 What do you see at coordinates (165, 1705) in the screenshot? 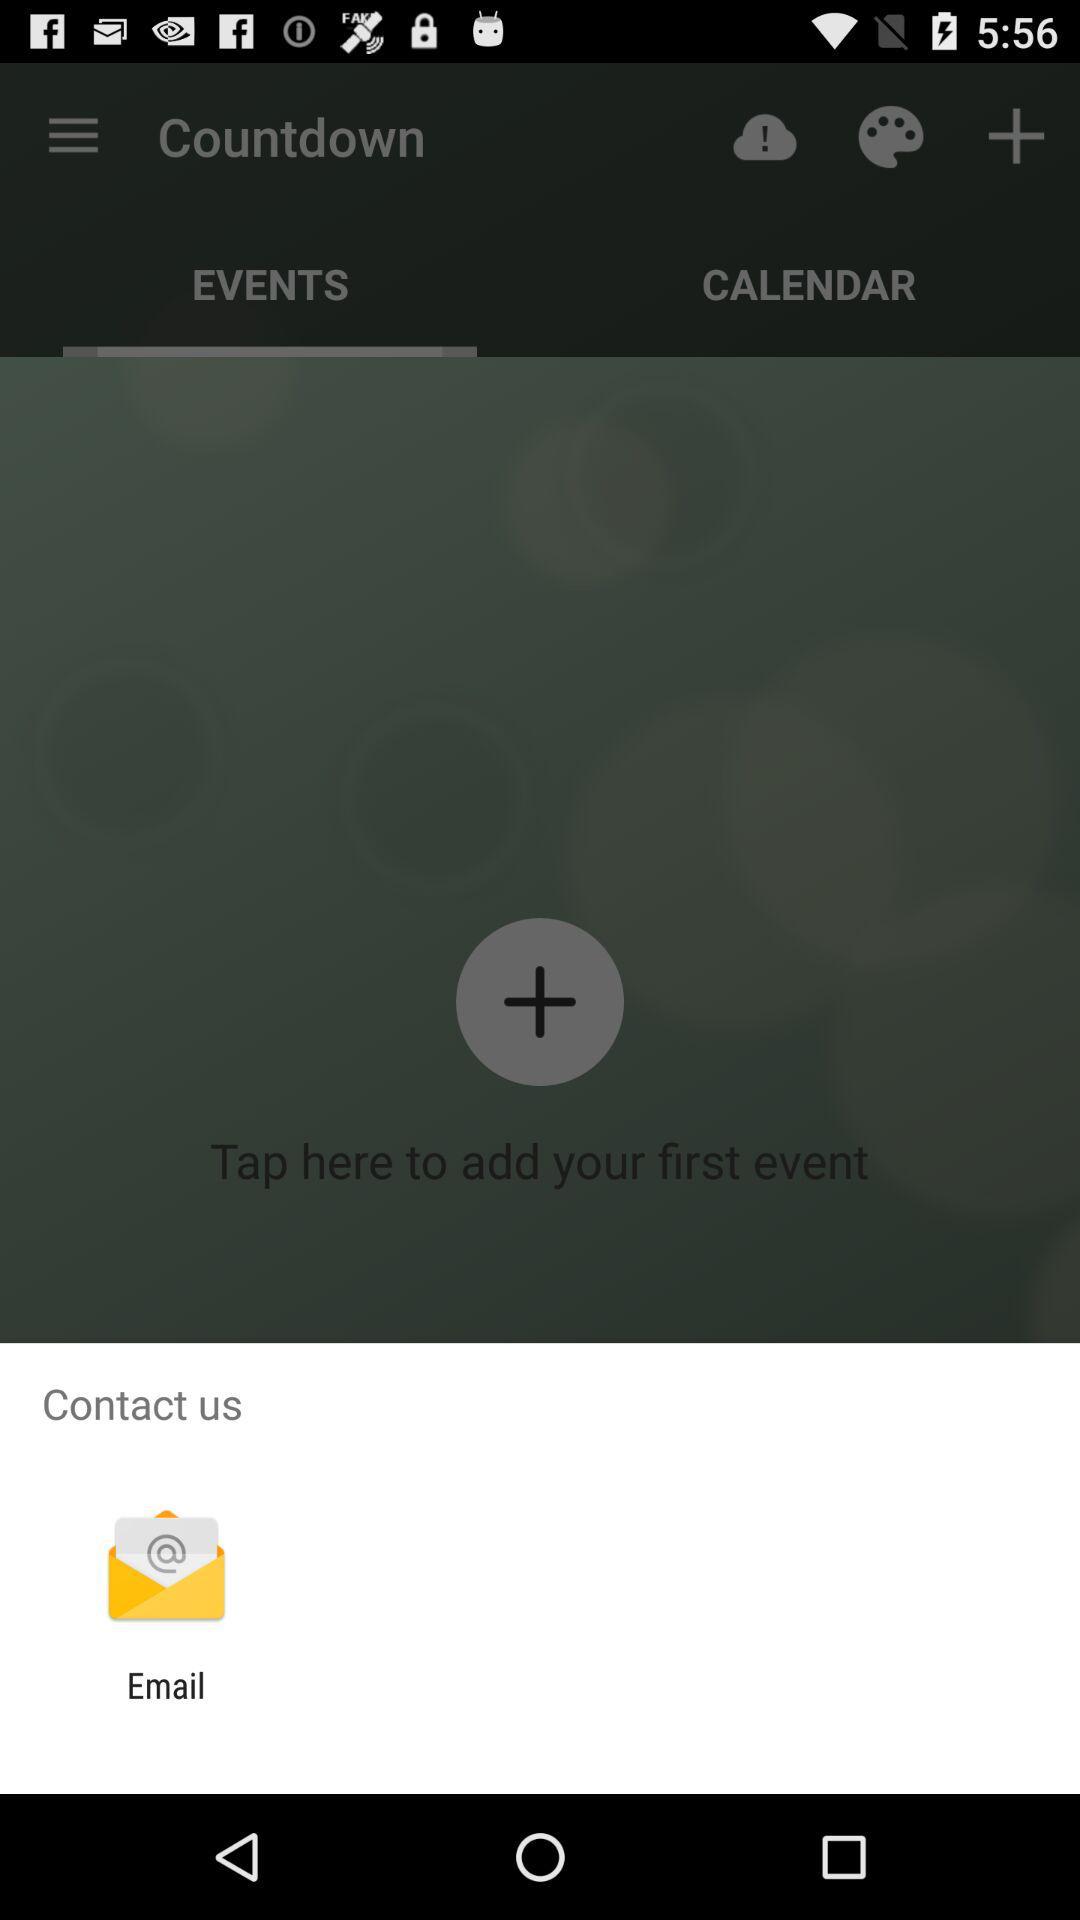
I see `the email item` at bounding box center [165, 1705].